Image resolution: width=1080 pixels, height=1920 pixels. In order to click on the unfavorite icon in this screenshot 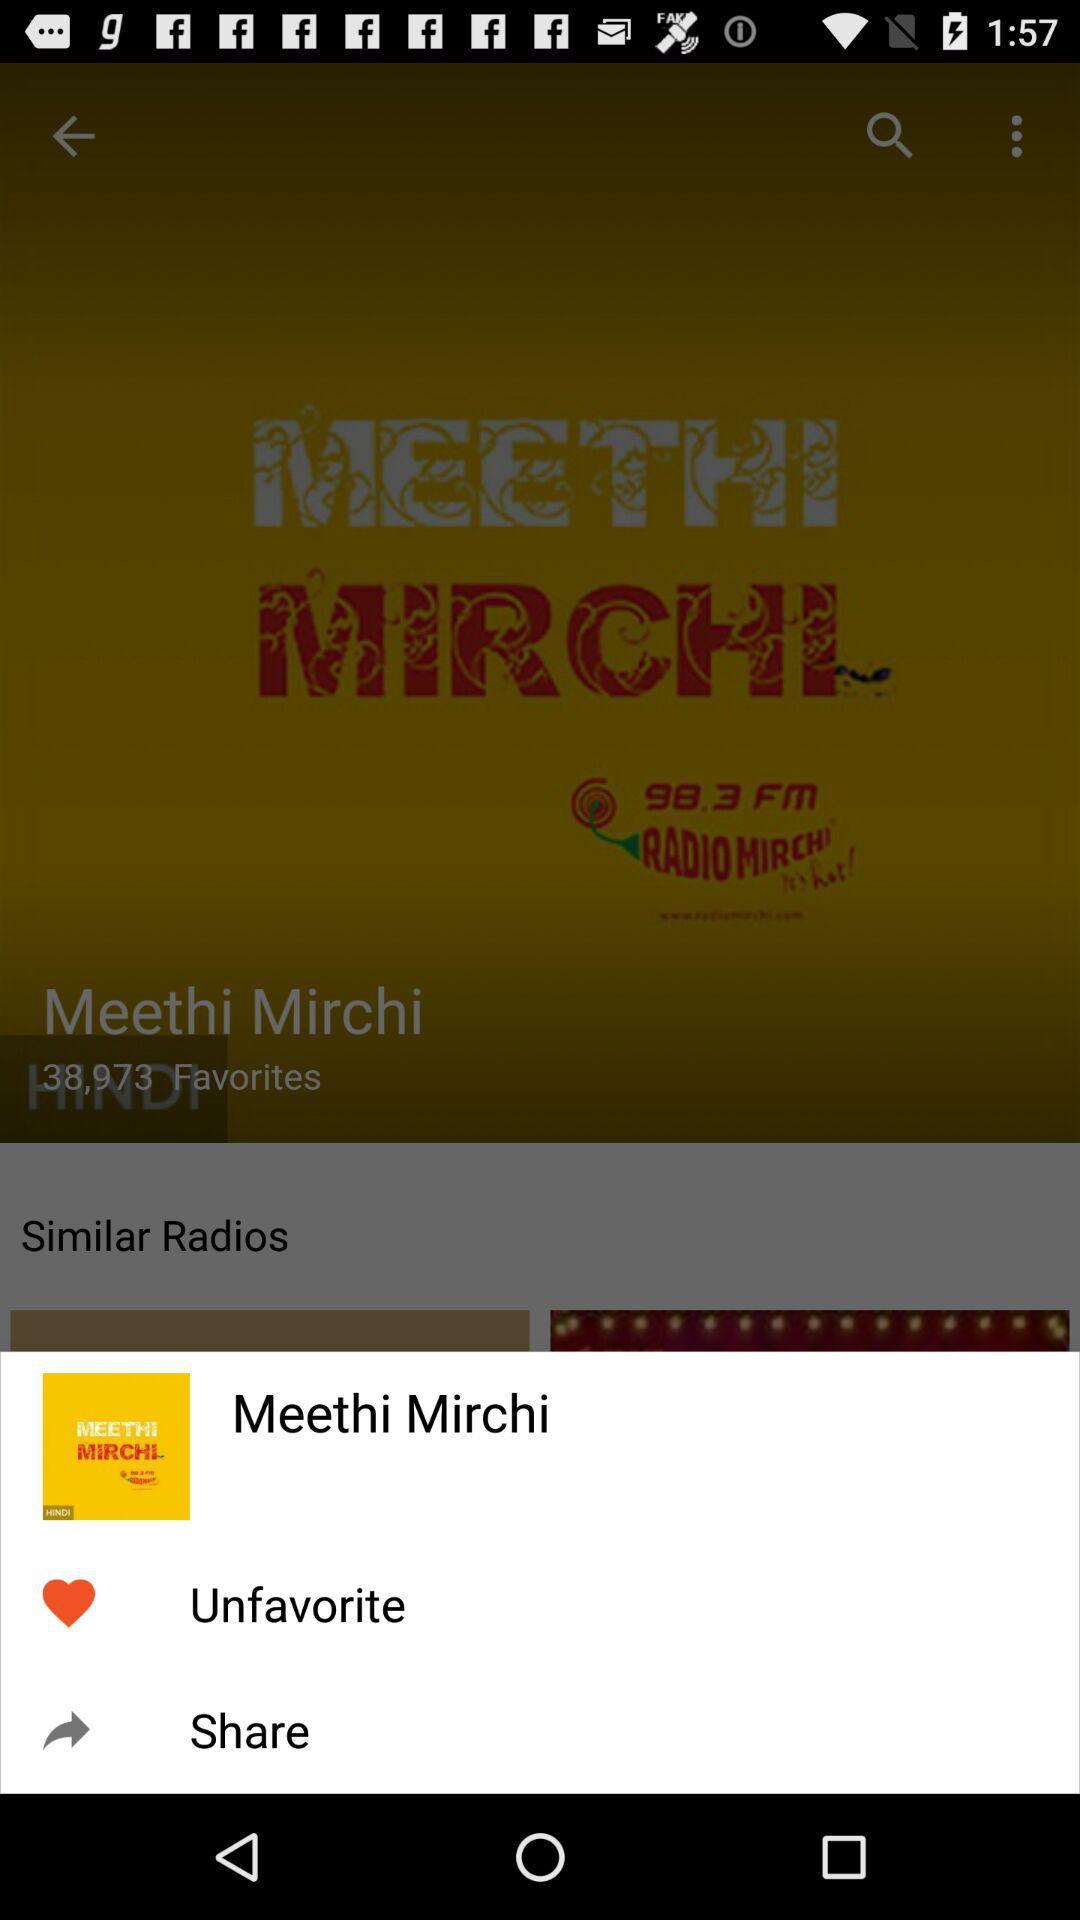, I will do `click(297, 1604)`.